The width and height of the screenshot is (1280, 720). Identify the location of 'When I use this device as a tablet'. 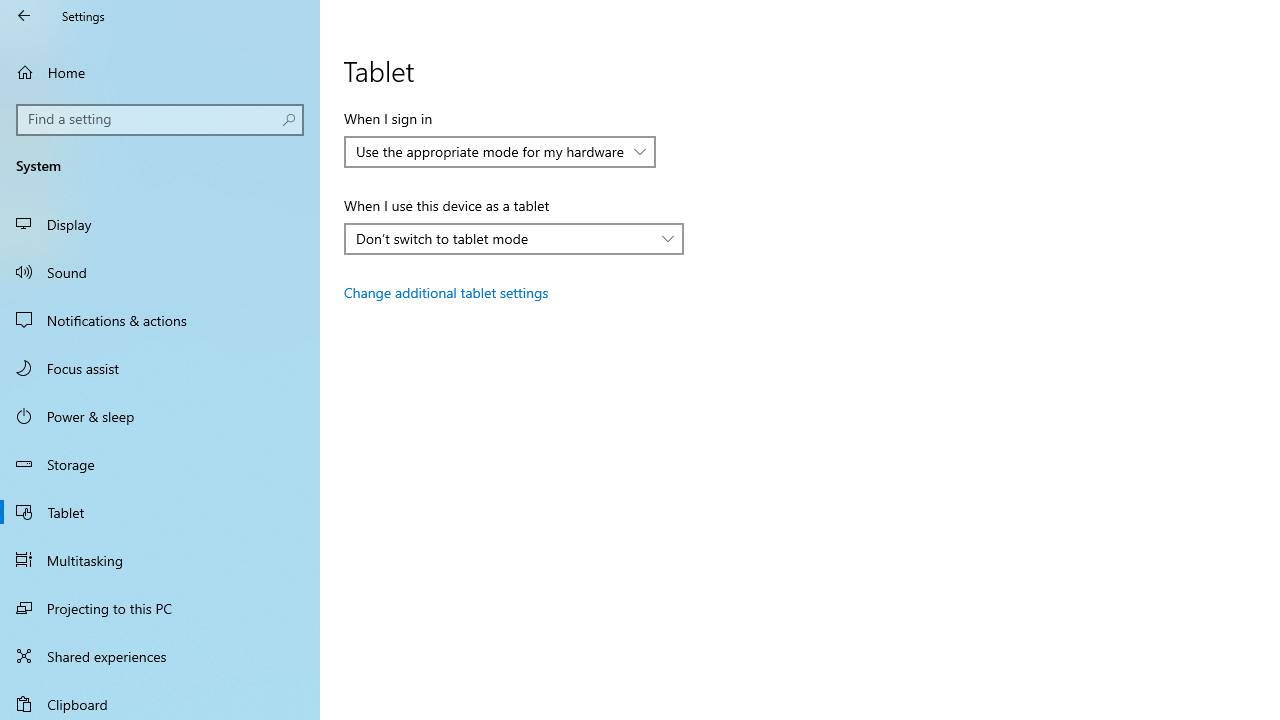
(513, 238).